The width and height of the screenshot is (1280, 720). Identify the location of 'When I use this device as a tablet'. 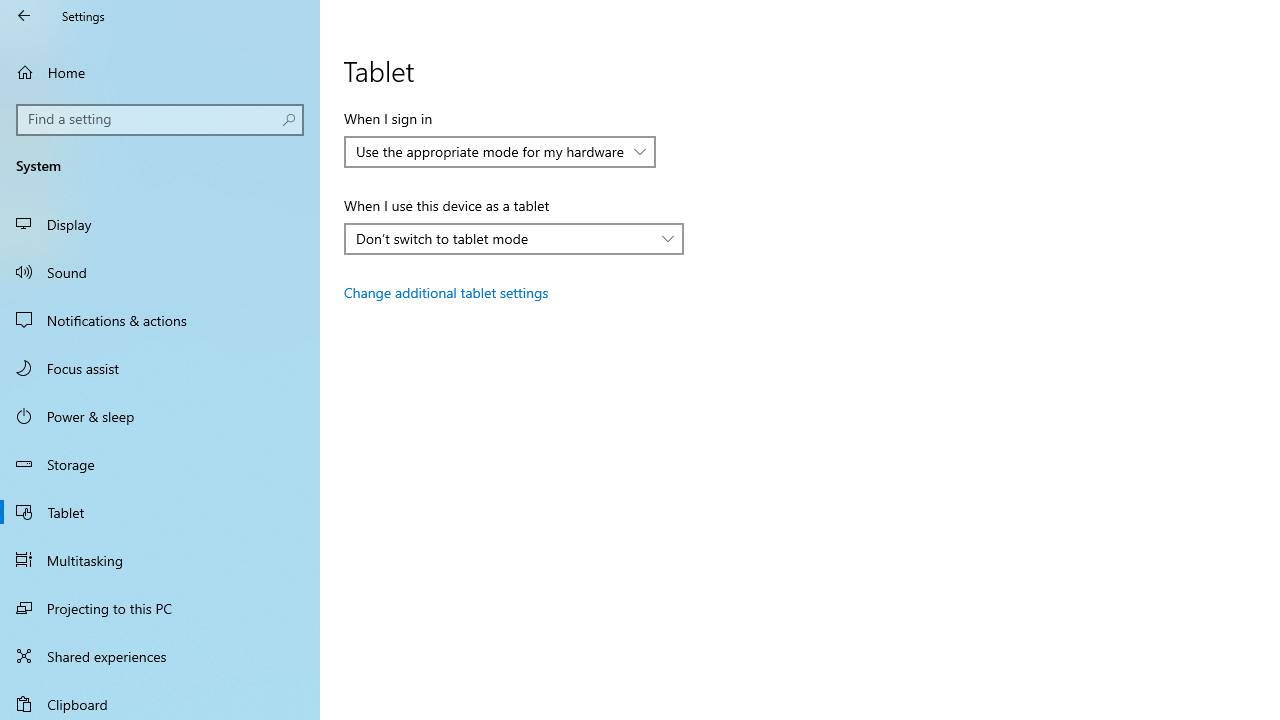
(513, 238).